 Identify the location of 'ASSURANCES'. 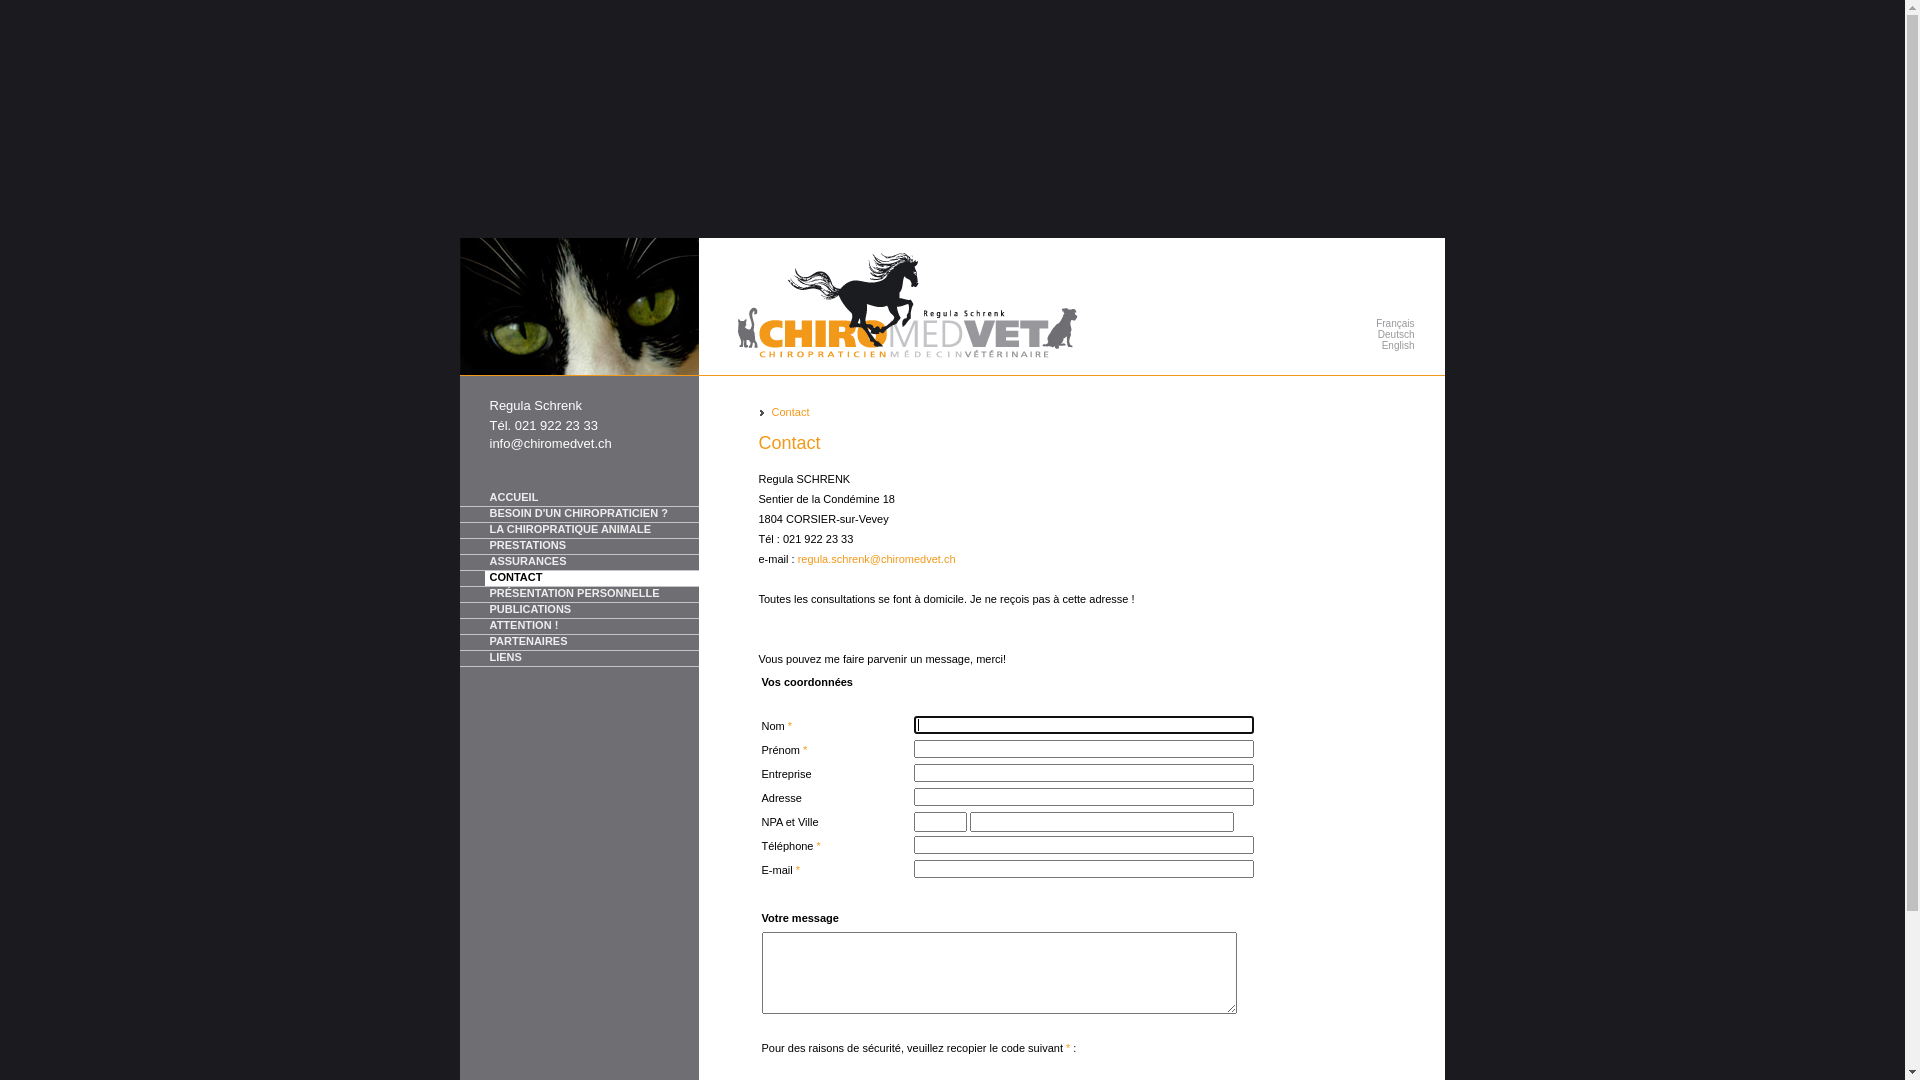
(578, 563).